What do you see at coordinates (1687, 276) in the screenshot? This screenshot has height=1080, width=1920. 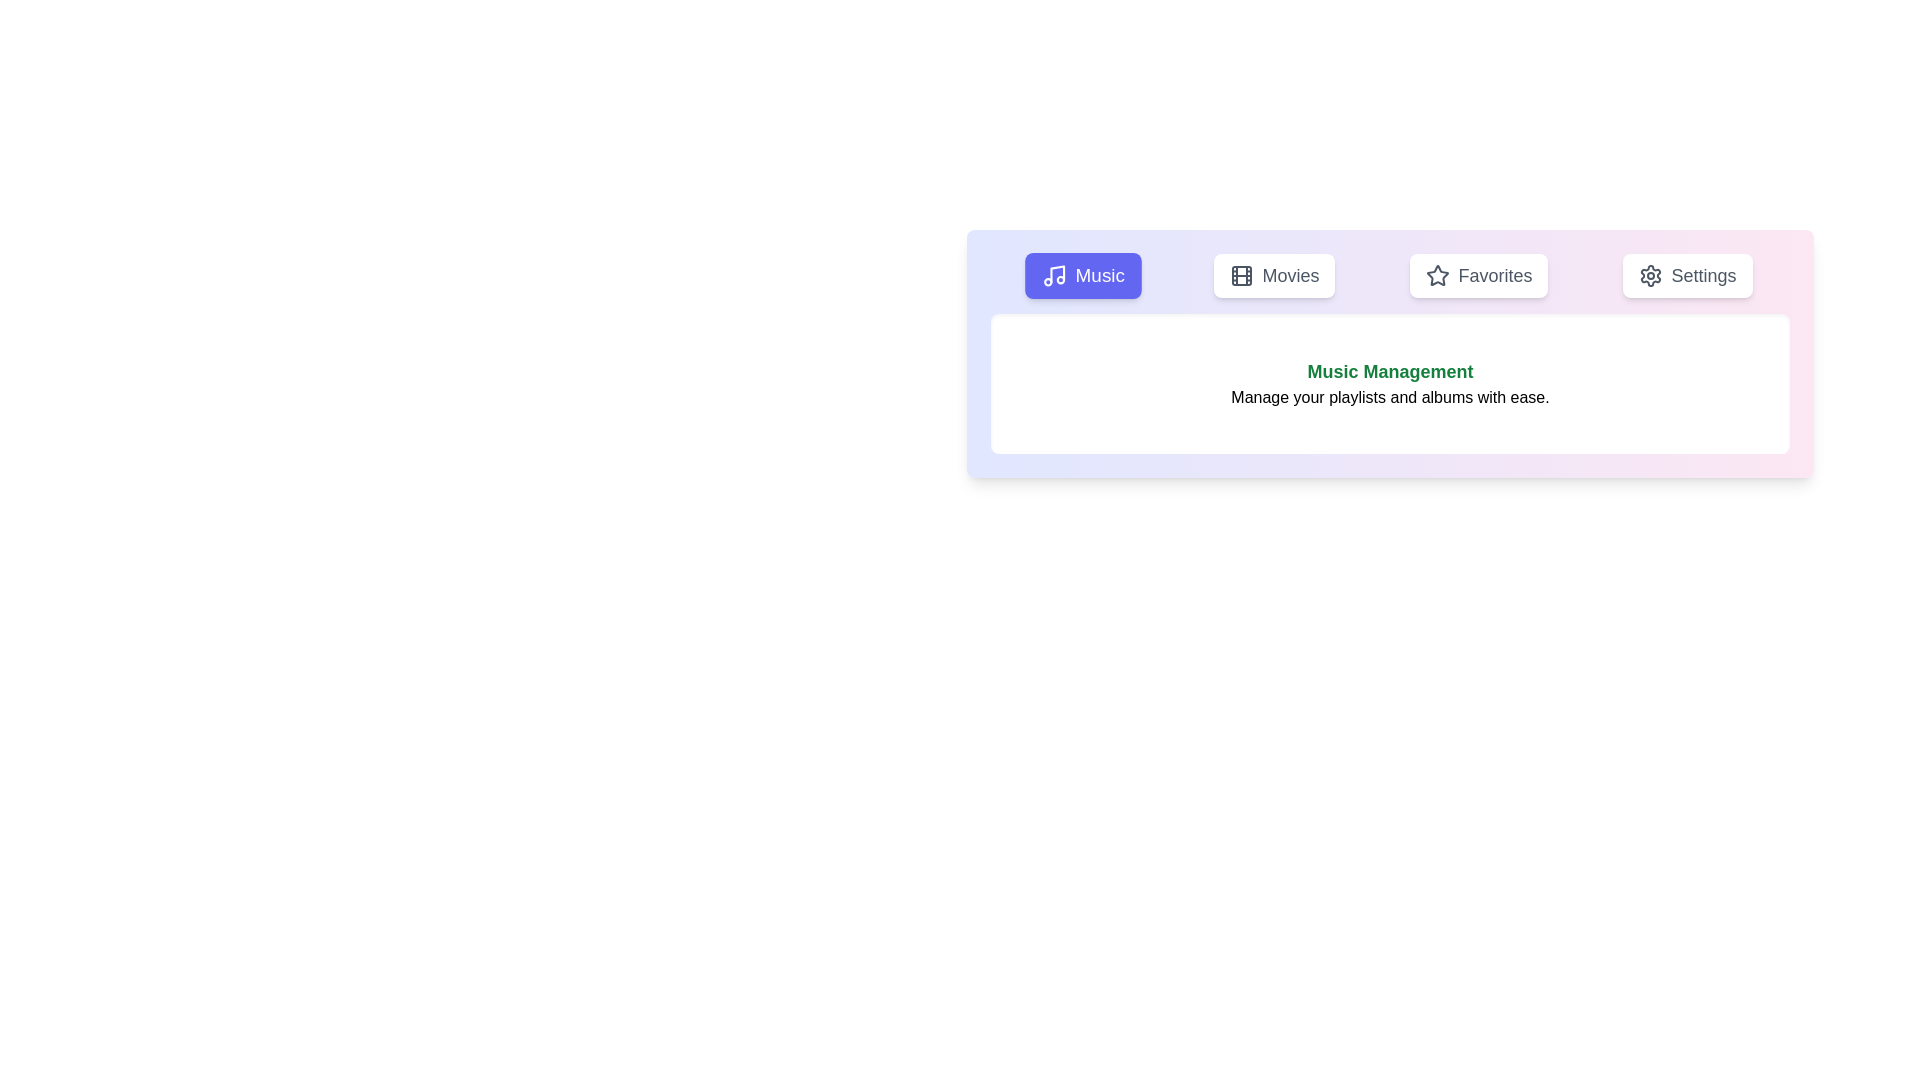 I see `the Settings tab by clicking on its respective button` at bounding box center [1687, 276].